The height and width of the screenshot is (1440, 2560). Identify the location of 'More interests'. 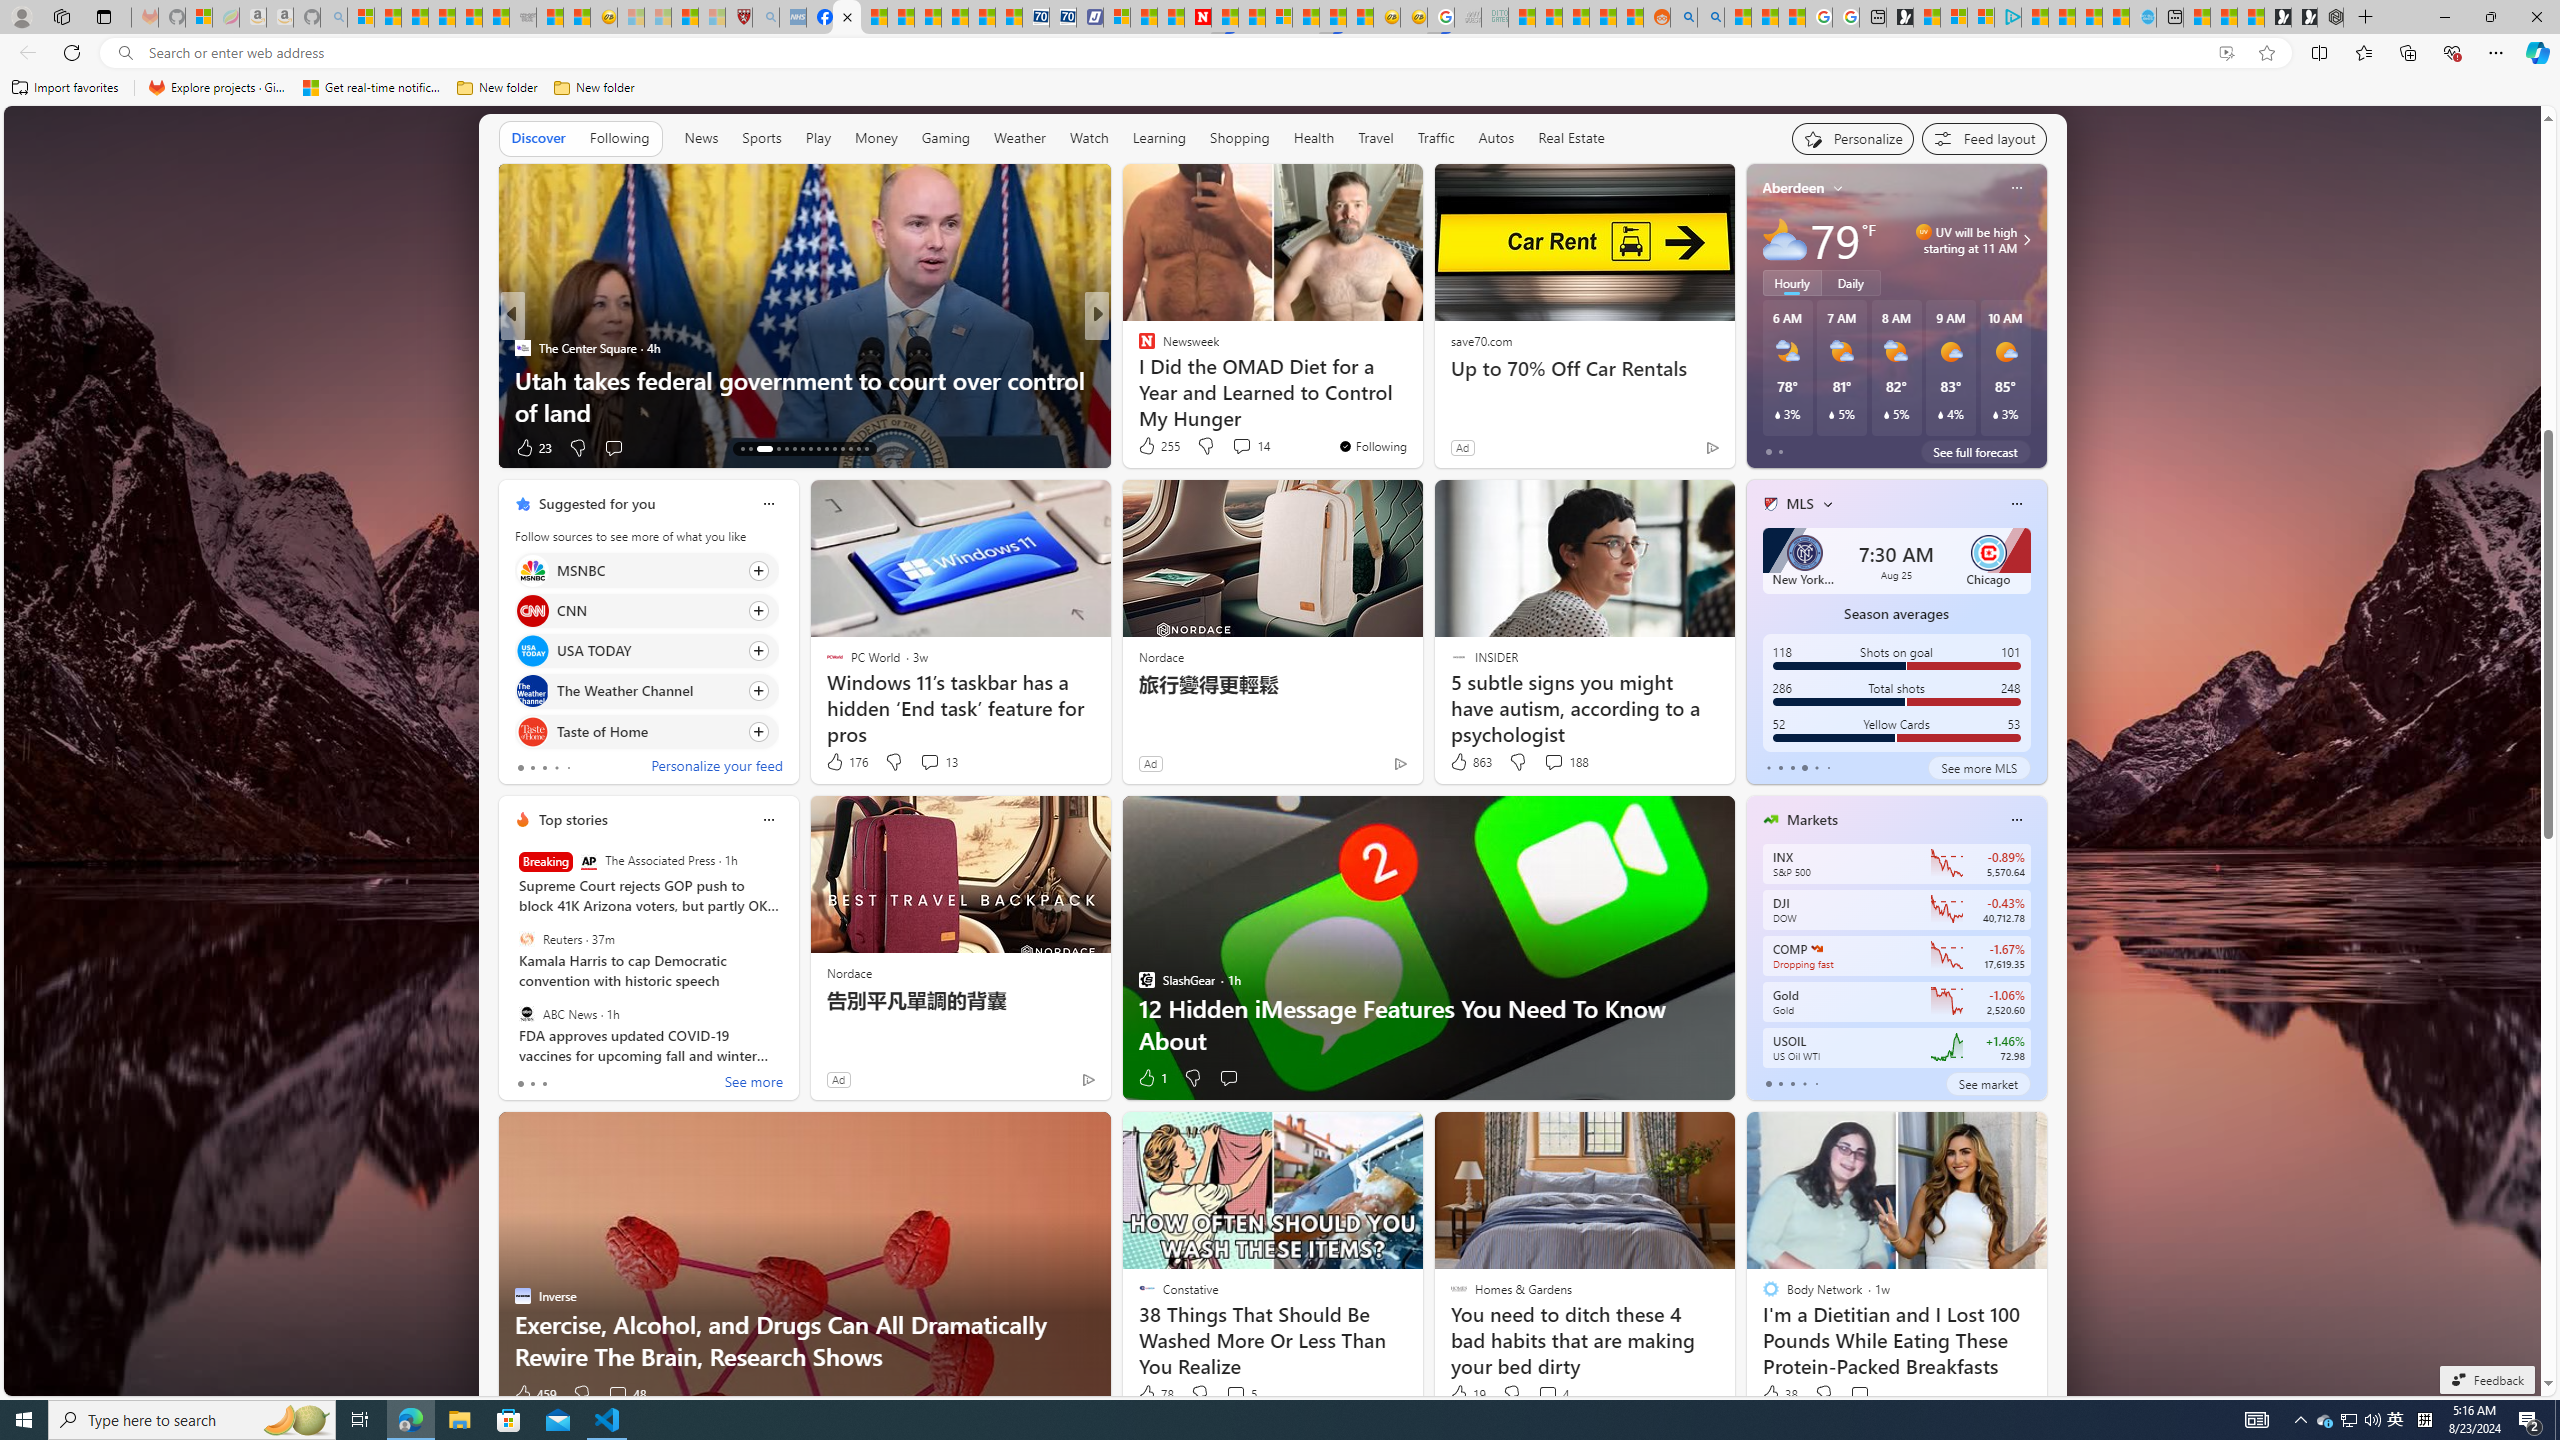
(1826, 502).